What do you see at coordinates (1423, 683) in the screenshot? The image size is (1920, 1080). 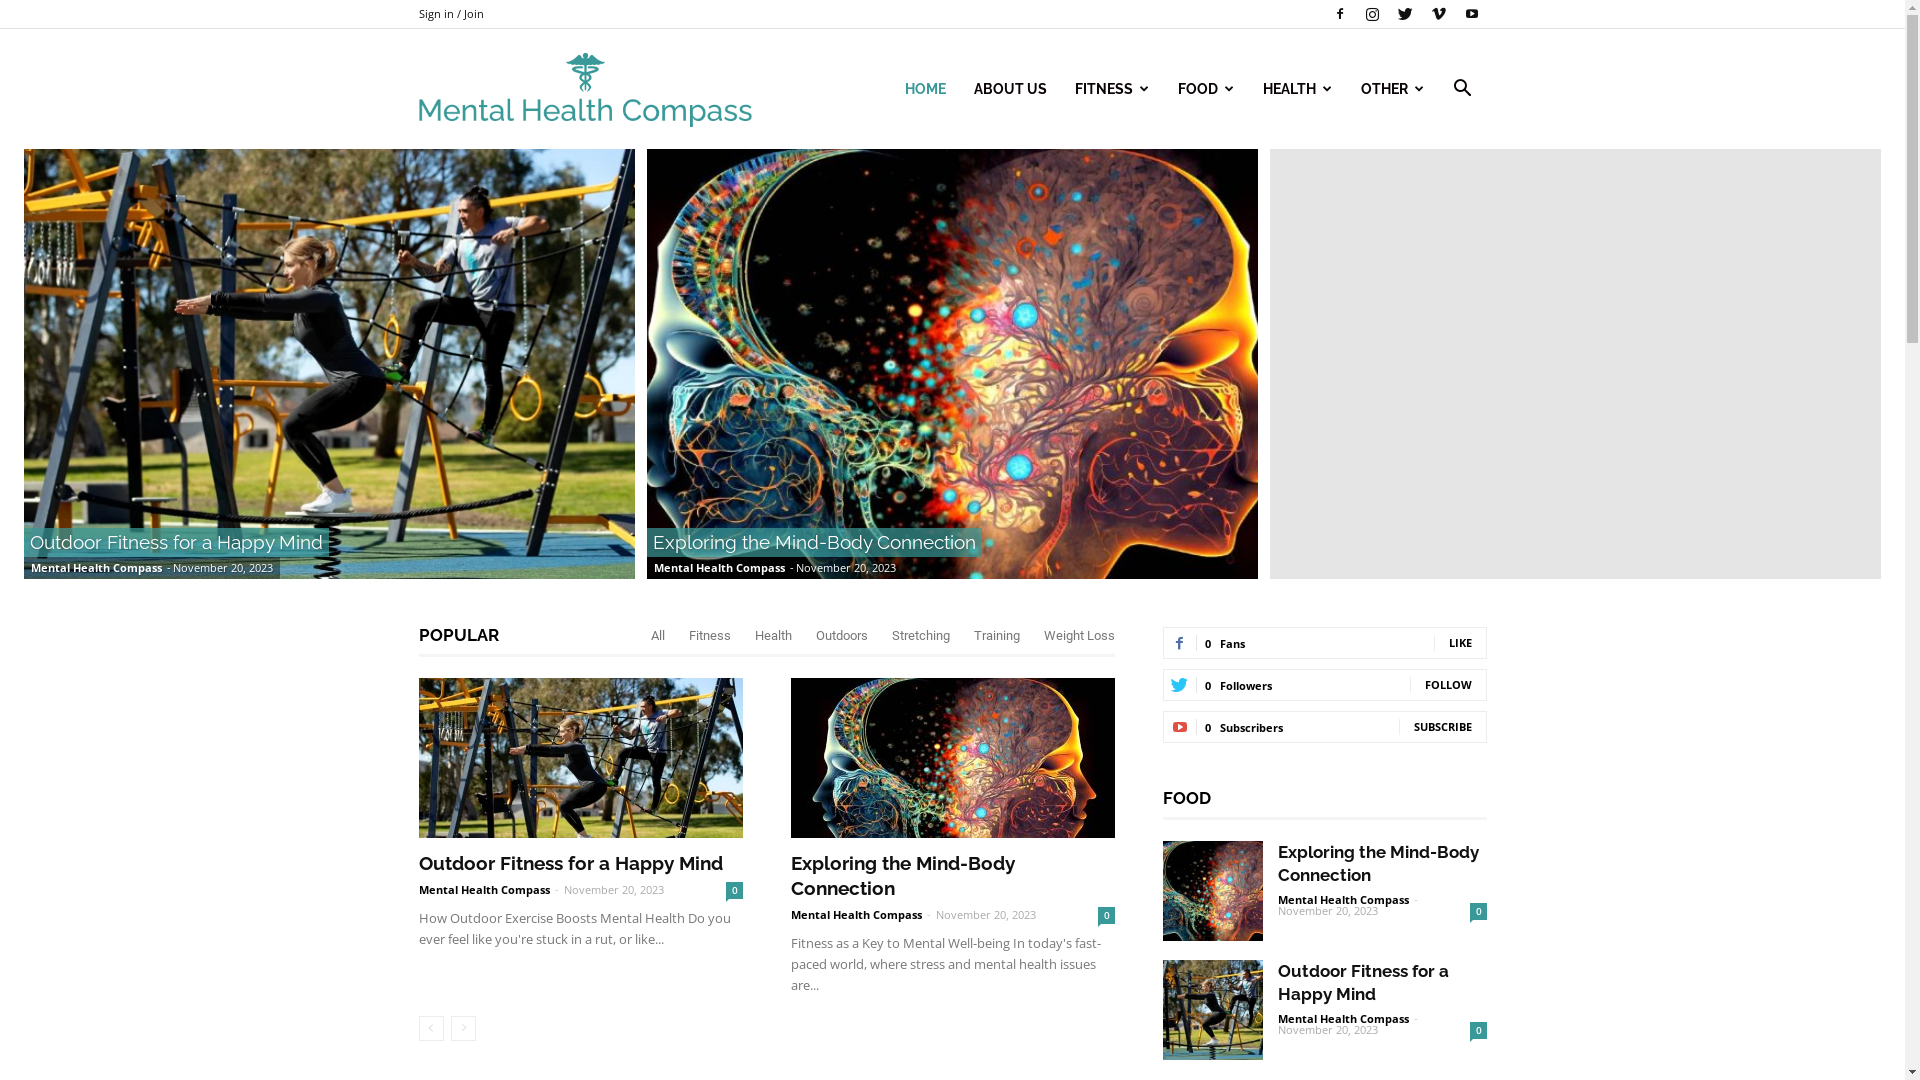 I see `'FOLLOW'` at bounding box center [1423, 683].